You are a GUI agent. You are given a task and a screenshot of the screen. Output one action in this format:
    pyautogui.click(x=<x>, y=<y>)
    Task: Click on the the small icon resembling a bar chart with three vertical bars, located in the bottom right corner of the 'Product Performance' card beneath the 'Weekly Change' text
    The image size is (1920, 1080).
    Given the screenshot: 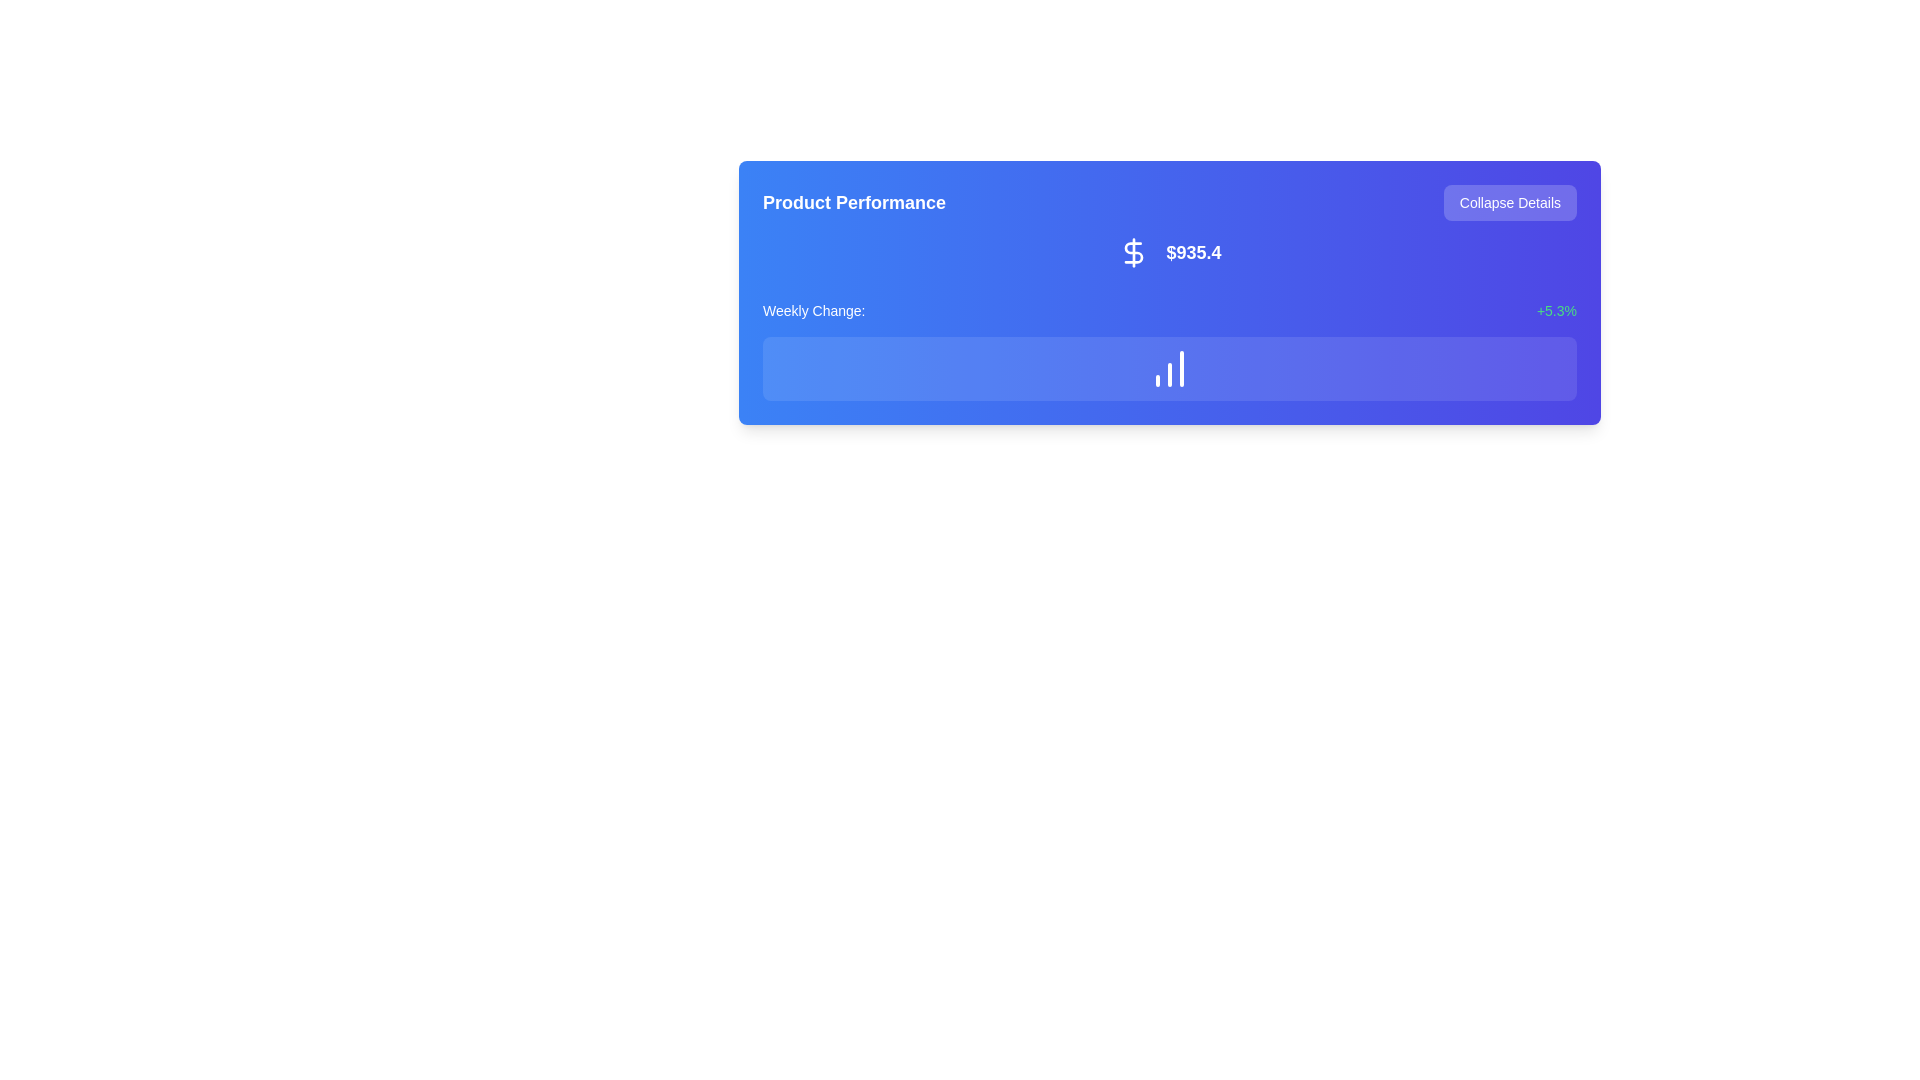 What is the action you would take?
    pyautogui.click(x=1170, y=369)
    